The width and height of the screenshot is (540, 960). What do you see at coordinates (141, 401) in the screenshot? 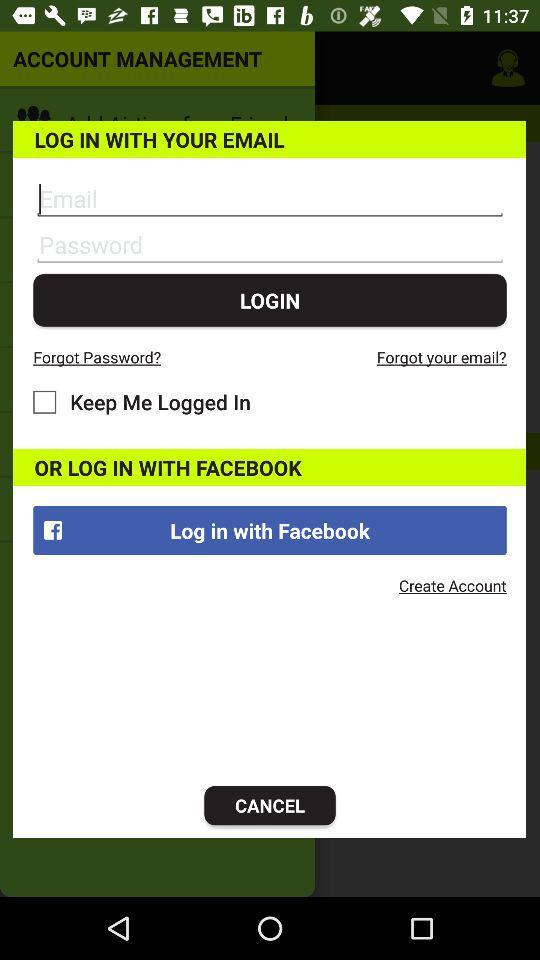
I see `the item above the or log in` at bounding box center [141, 401].